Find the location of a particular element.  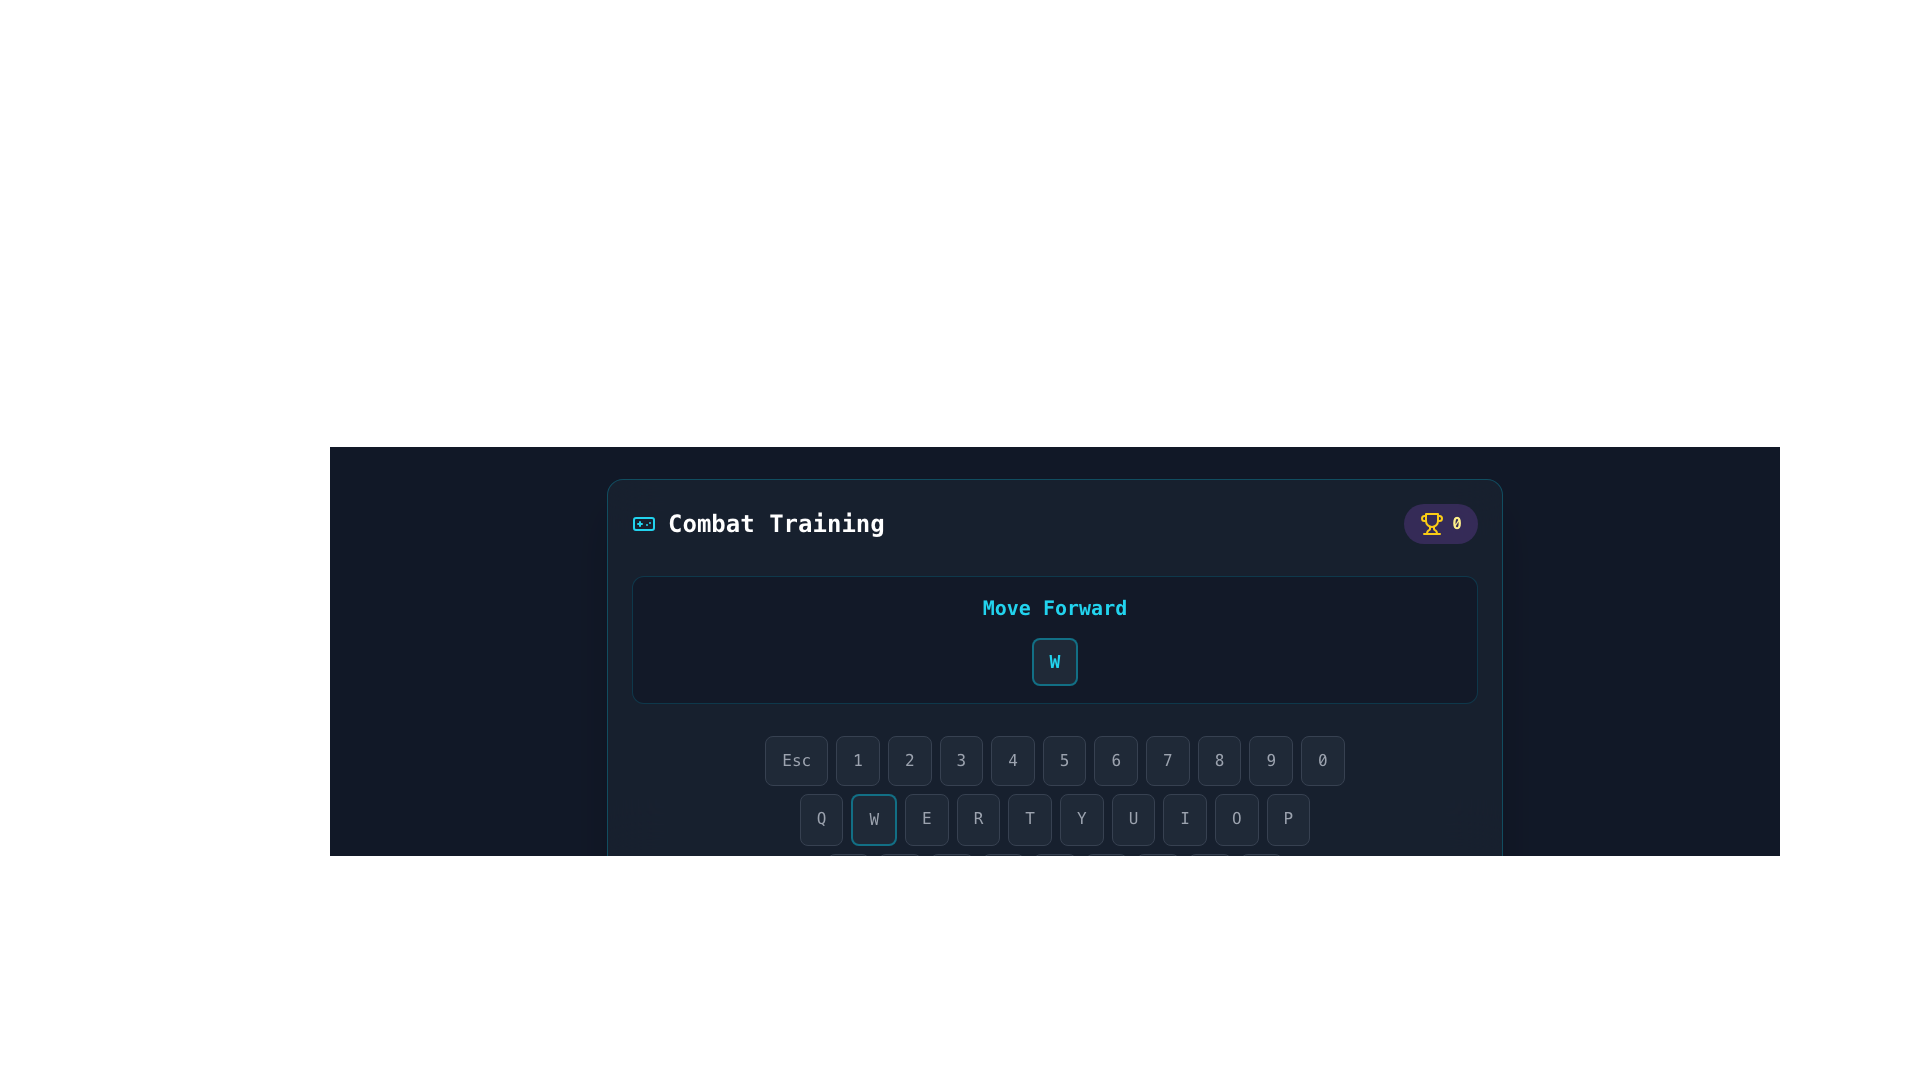

the 'Esc' key button on the virtual keyboard located in the bottom-left sector of the interface to simulate the 'Esc' keypress is located at coordinates (795, 760).